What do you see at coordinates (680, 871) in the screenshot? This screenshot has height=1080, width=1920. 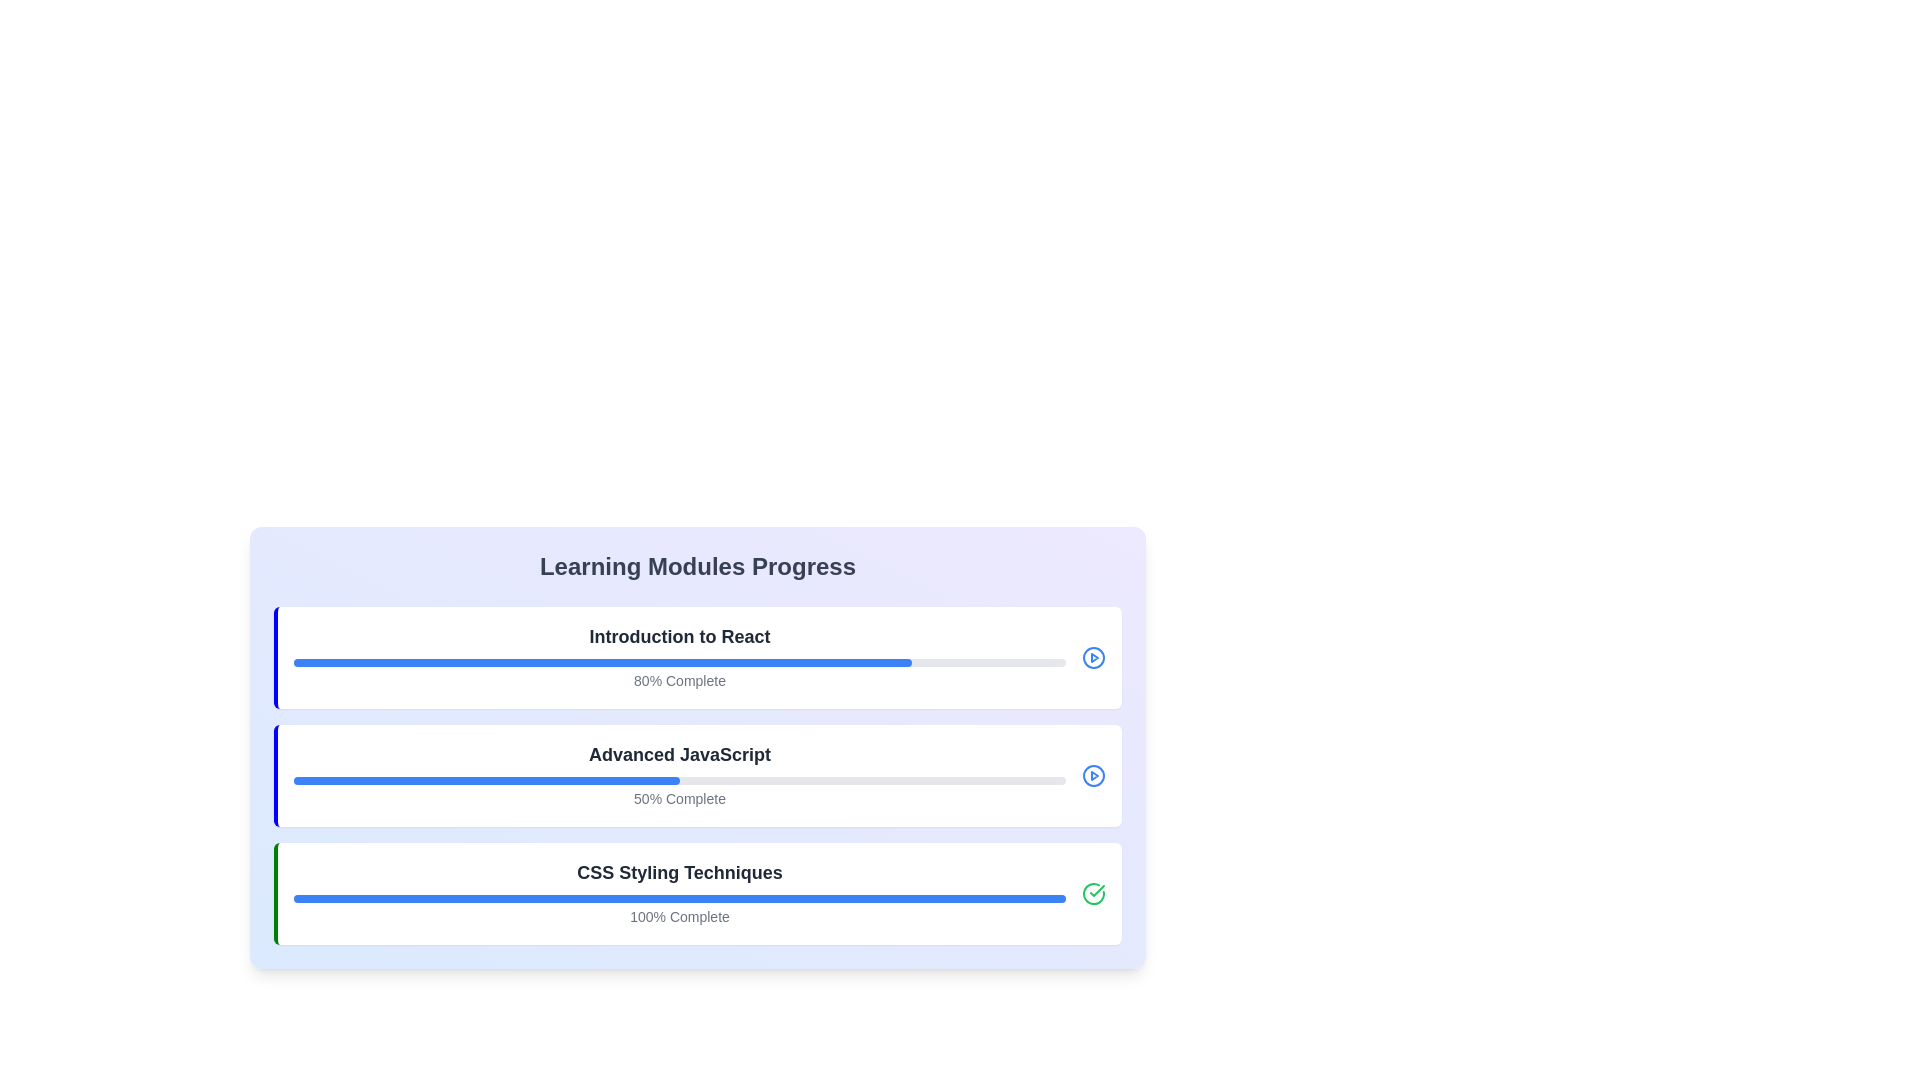 I see `the text label displaying 'CSS Styling Techniques', which is the top text component in the third module box above the progress bar` at bounding box center [680, 871].